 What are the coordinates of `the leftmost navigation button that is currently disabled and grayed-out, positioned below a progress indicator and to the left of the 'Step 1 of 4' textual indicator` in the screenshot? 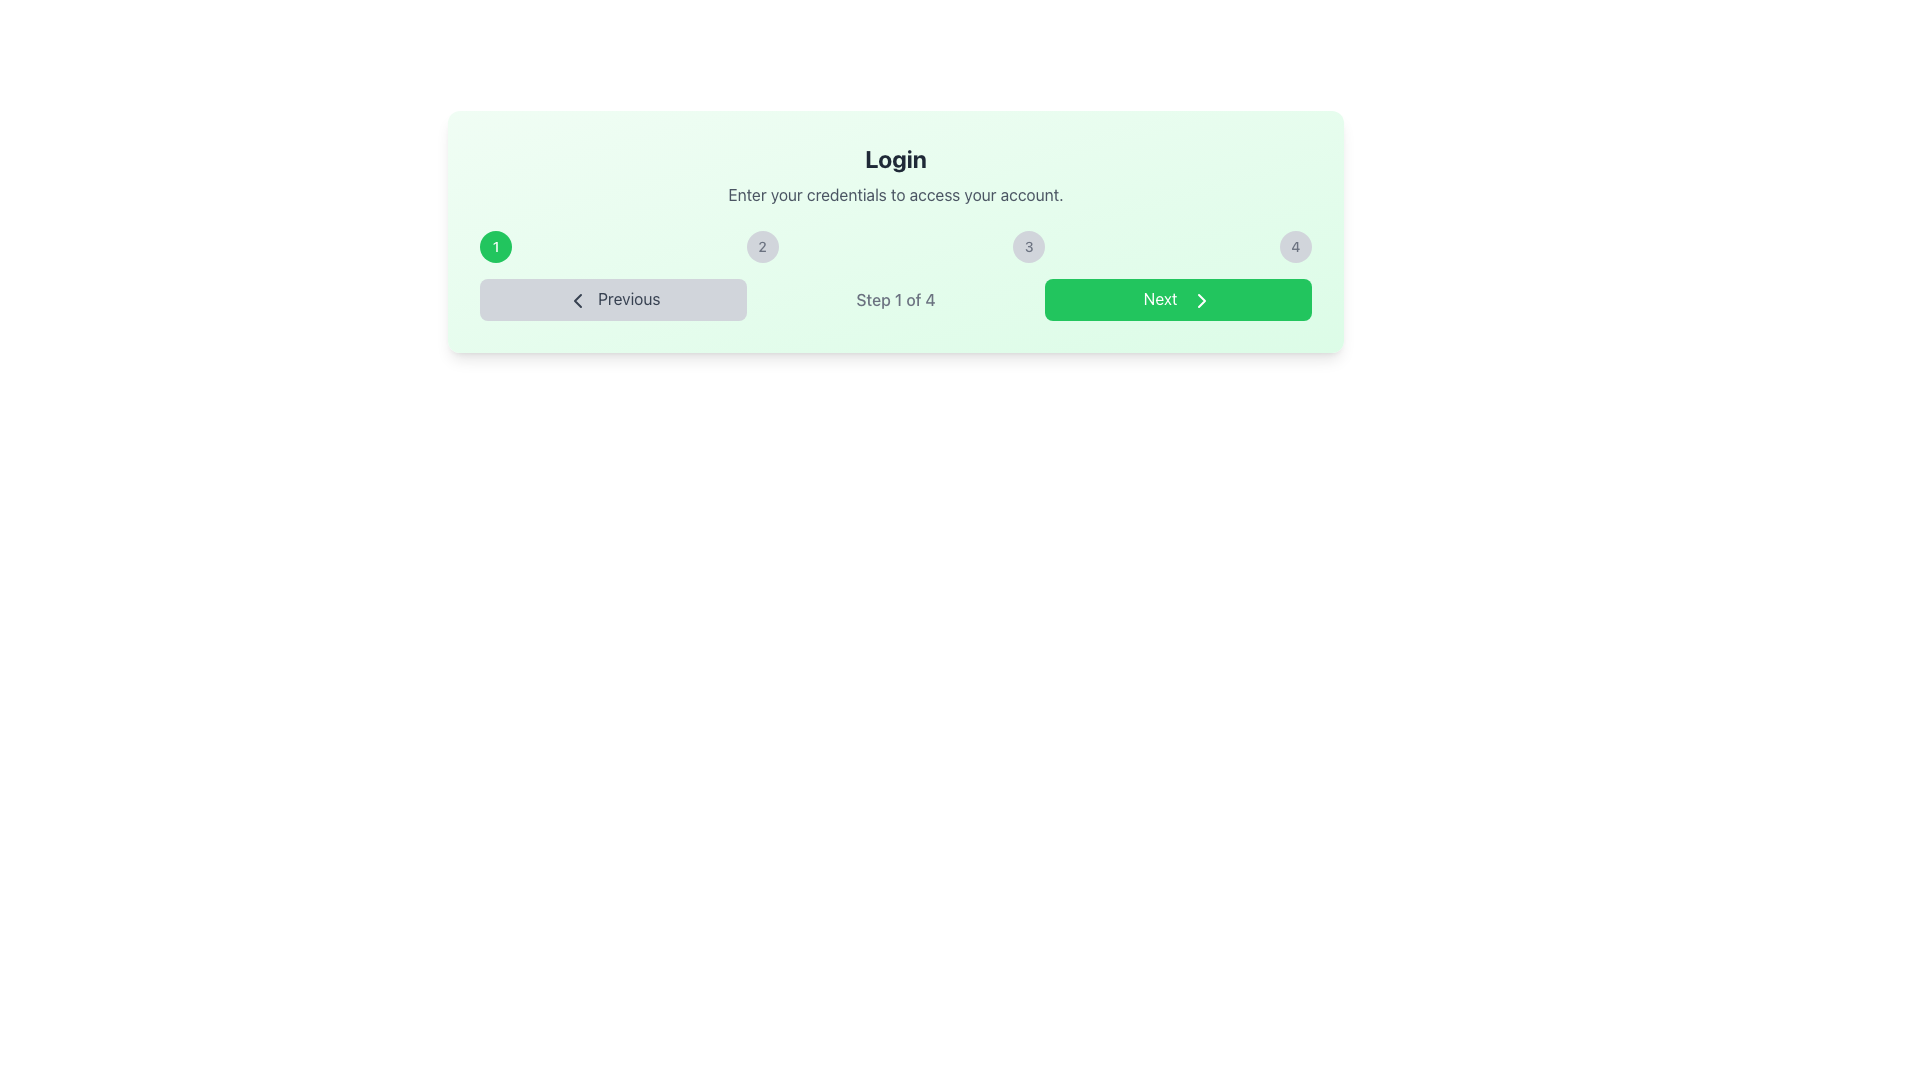 It's located at (612, 299).